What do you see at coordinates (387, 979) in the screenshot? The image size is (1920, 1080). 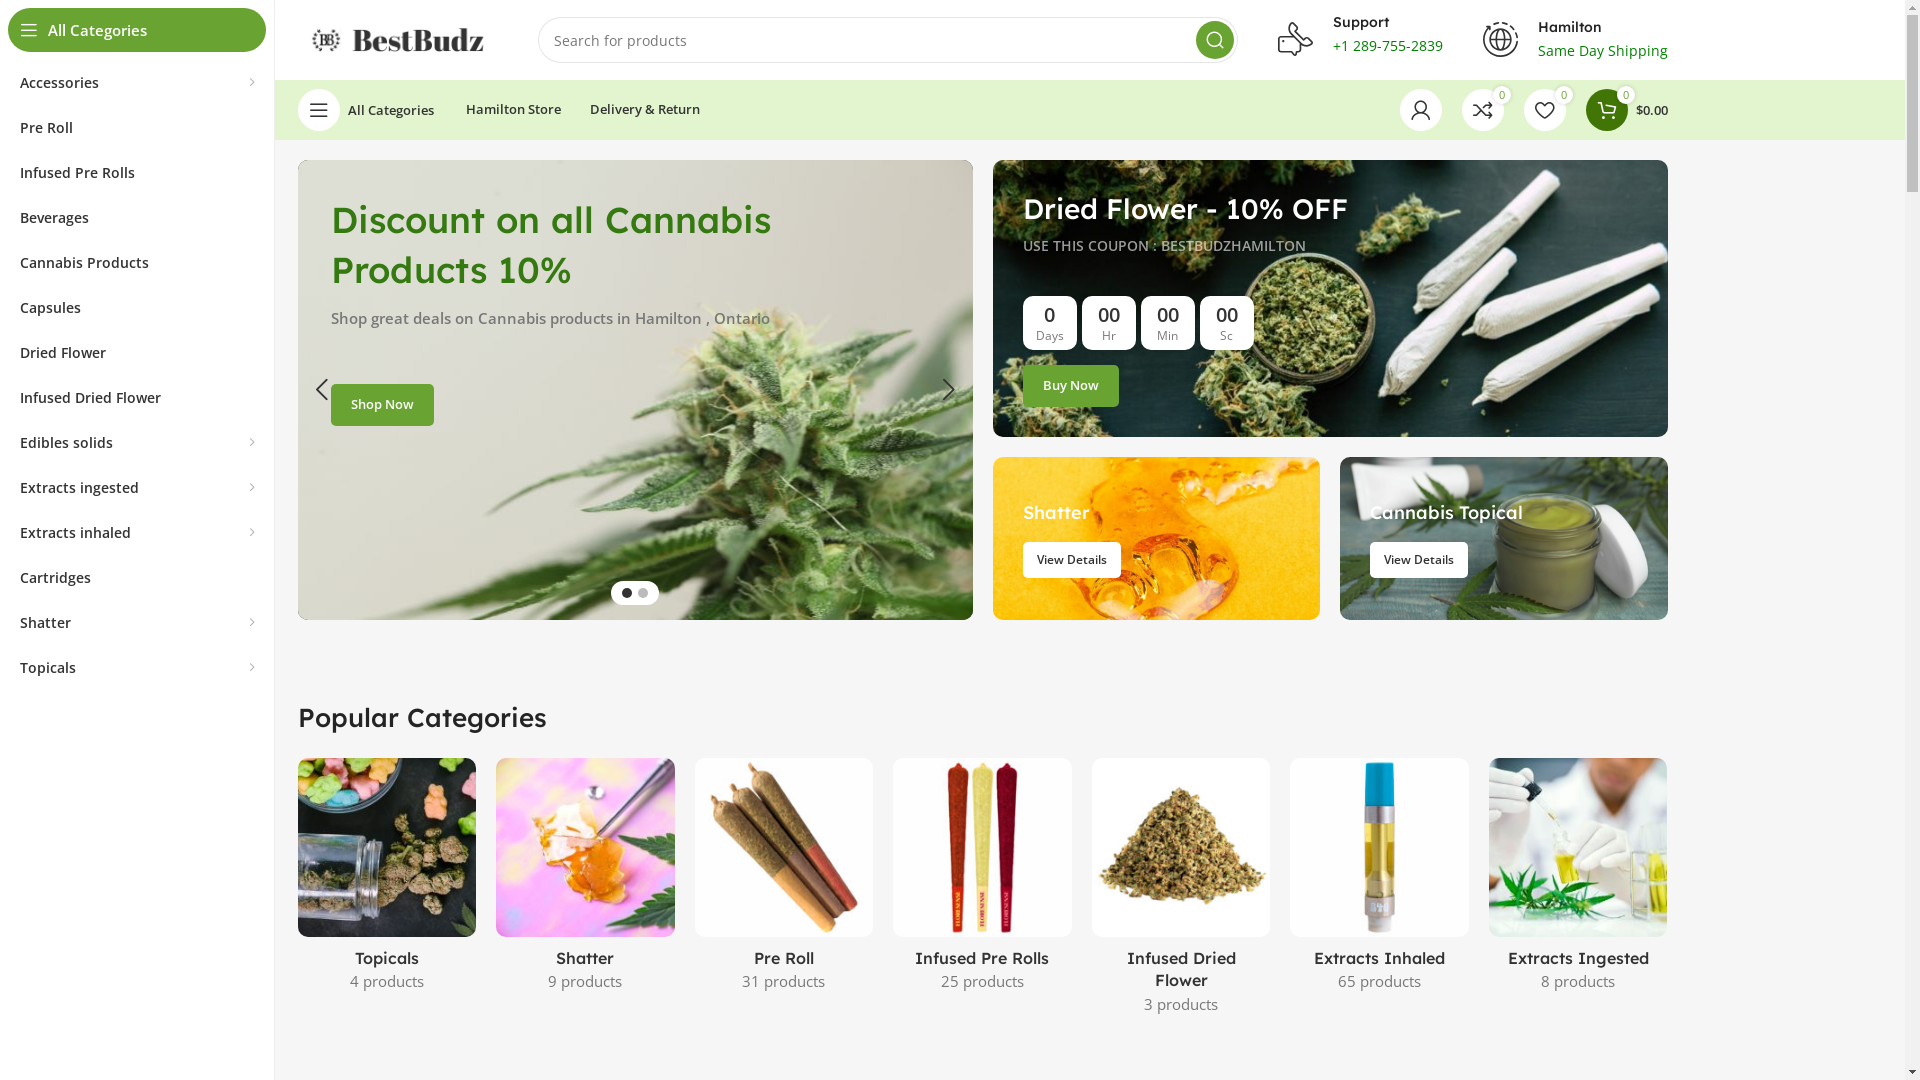 I see `'4 products'` at bounding box center [387, 979].